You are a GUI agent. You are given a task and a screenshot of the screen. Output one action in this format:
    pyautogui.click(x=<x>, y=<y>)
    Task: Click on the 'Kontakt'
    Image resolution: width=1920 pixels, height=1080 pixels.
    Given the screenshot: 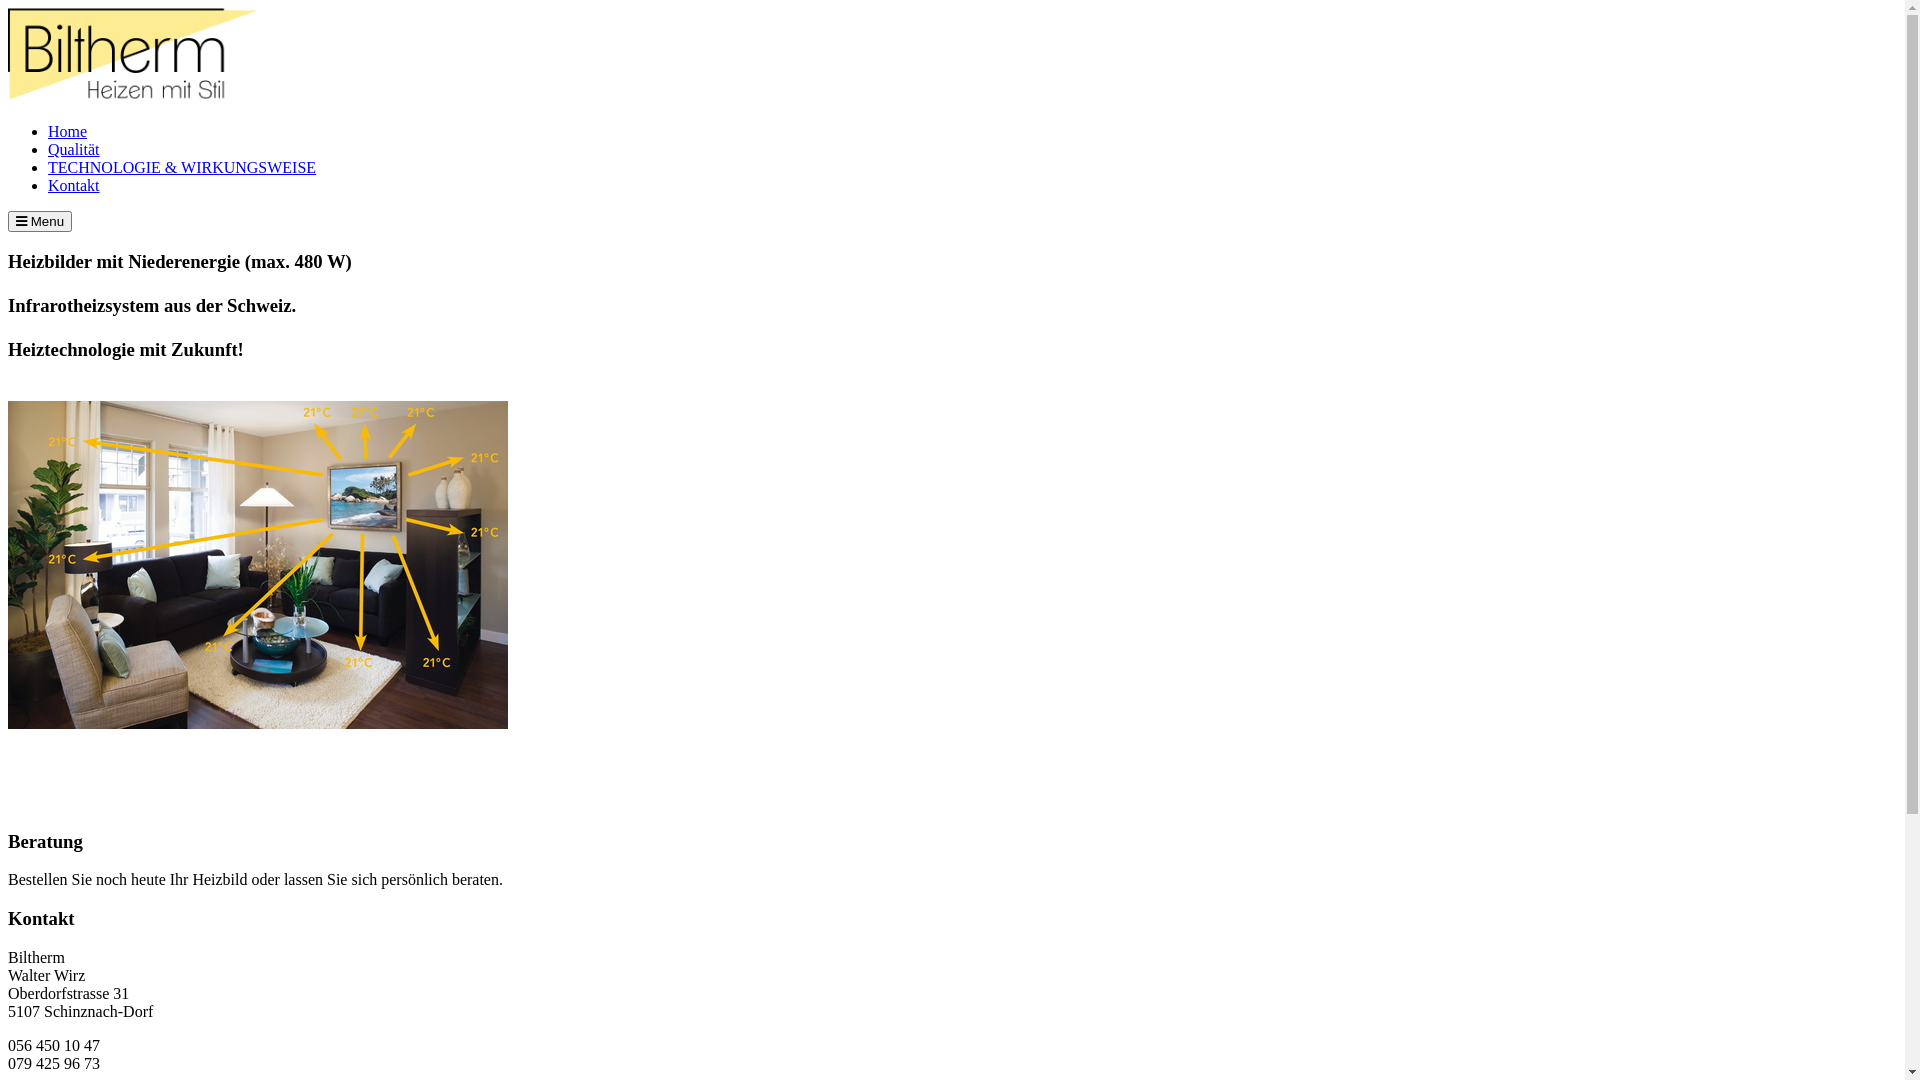 What is the action you would take?
    pyautogui.click(x=73, y=185)
    